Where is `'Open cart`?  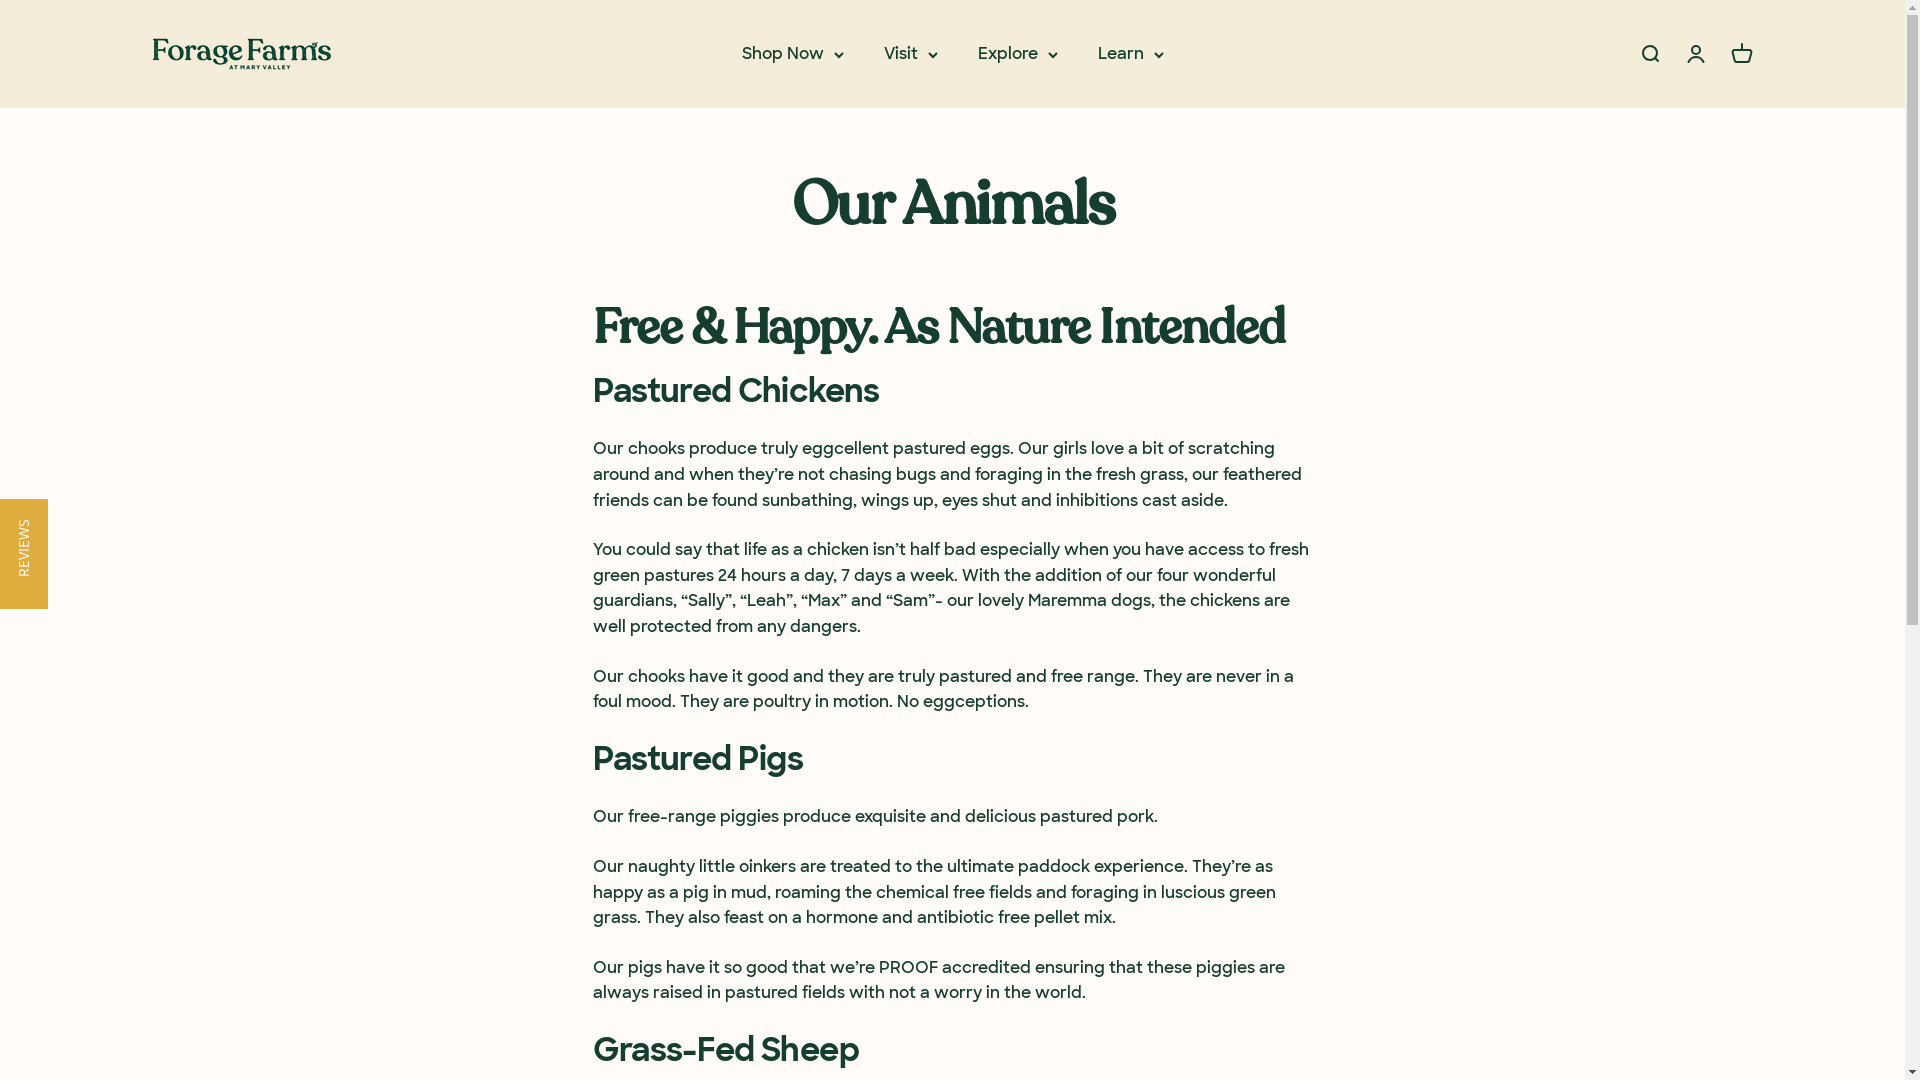 'Open cart is located at coordinates (1728, 53).